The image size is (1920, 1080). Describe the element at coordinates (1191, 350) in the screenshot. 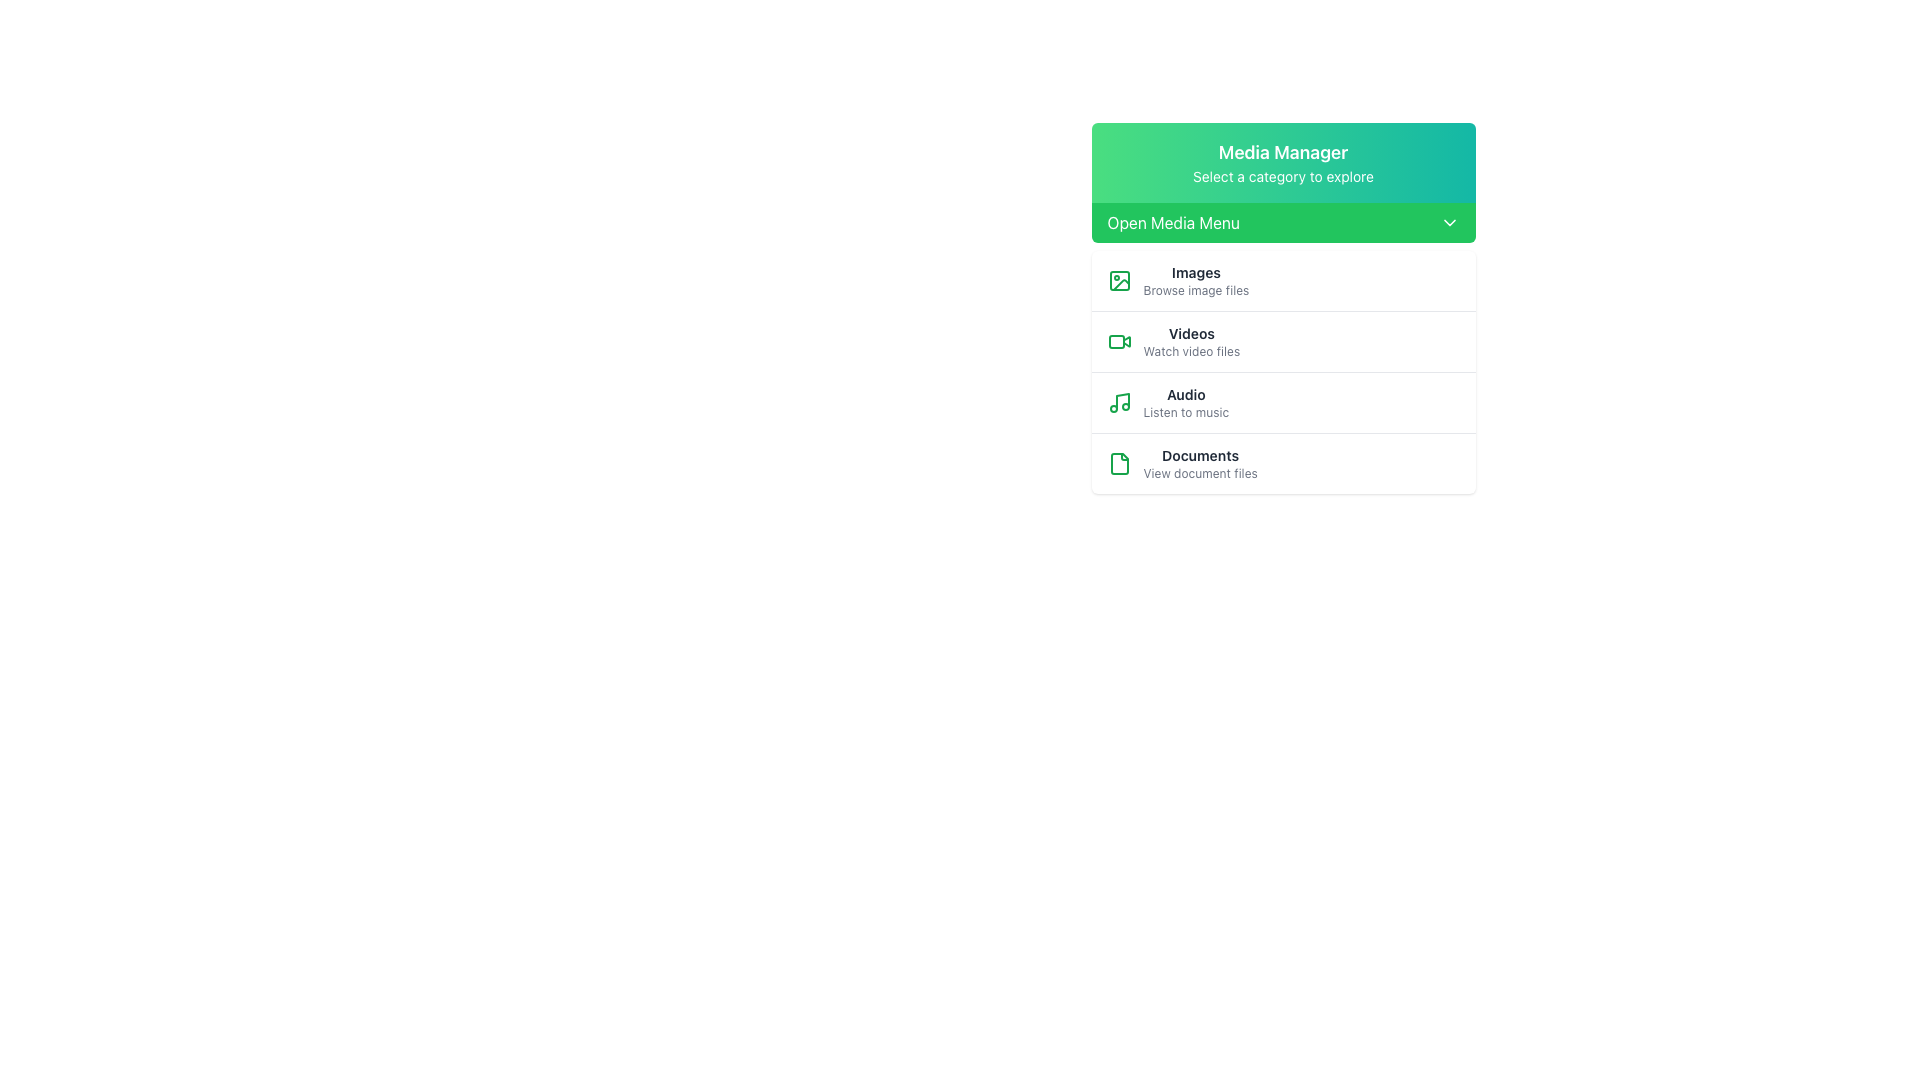

I see `the static text label providing a description for the 'Videos' section` at that location.